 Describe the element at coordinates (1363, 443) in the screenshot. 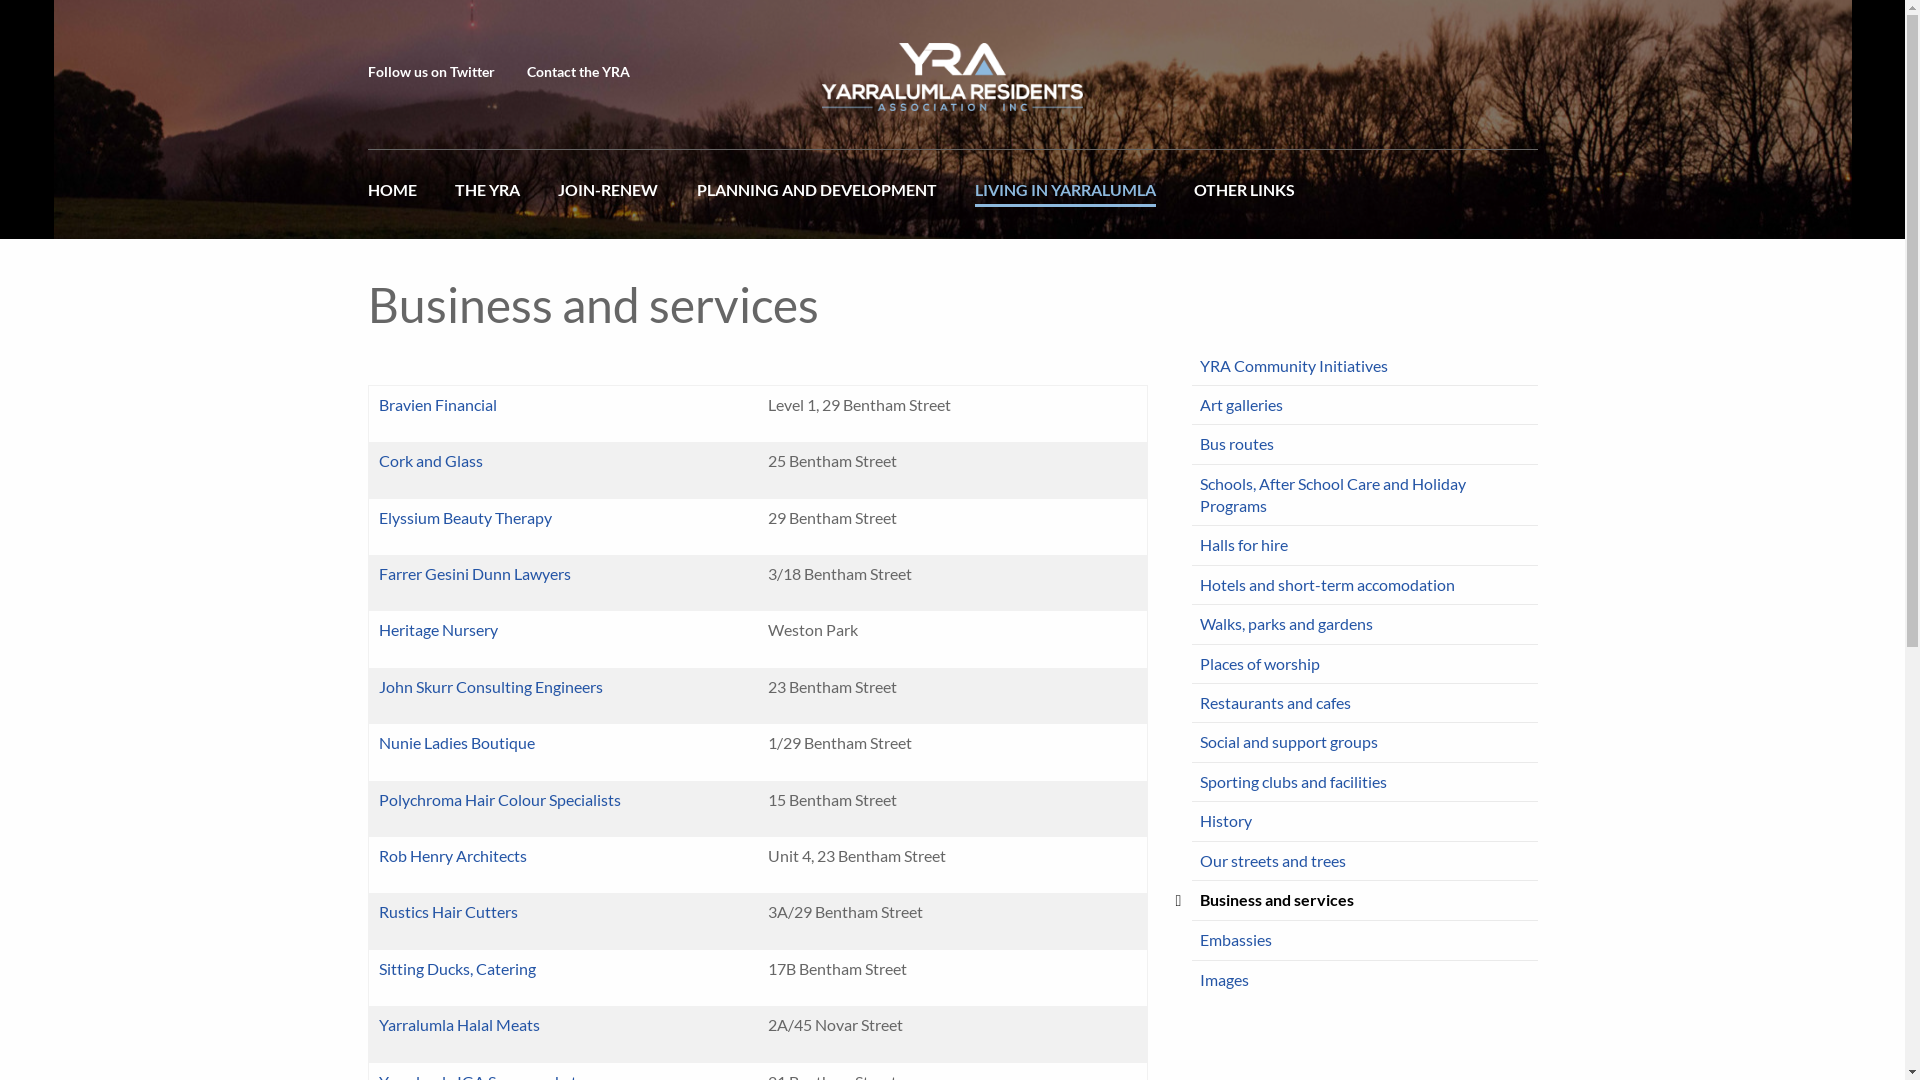

I see `'Bus routes'` at that location.